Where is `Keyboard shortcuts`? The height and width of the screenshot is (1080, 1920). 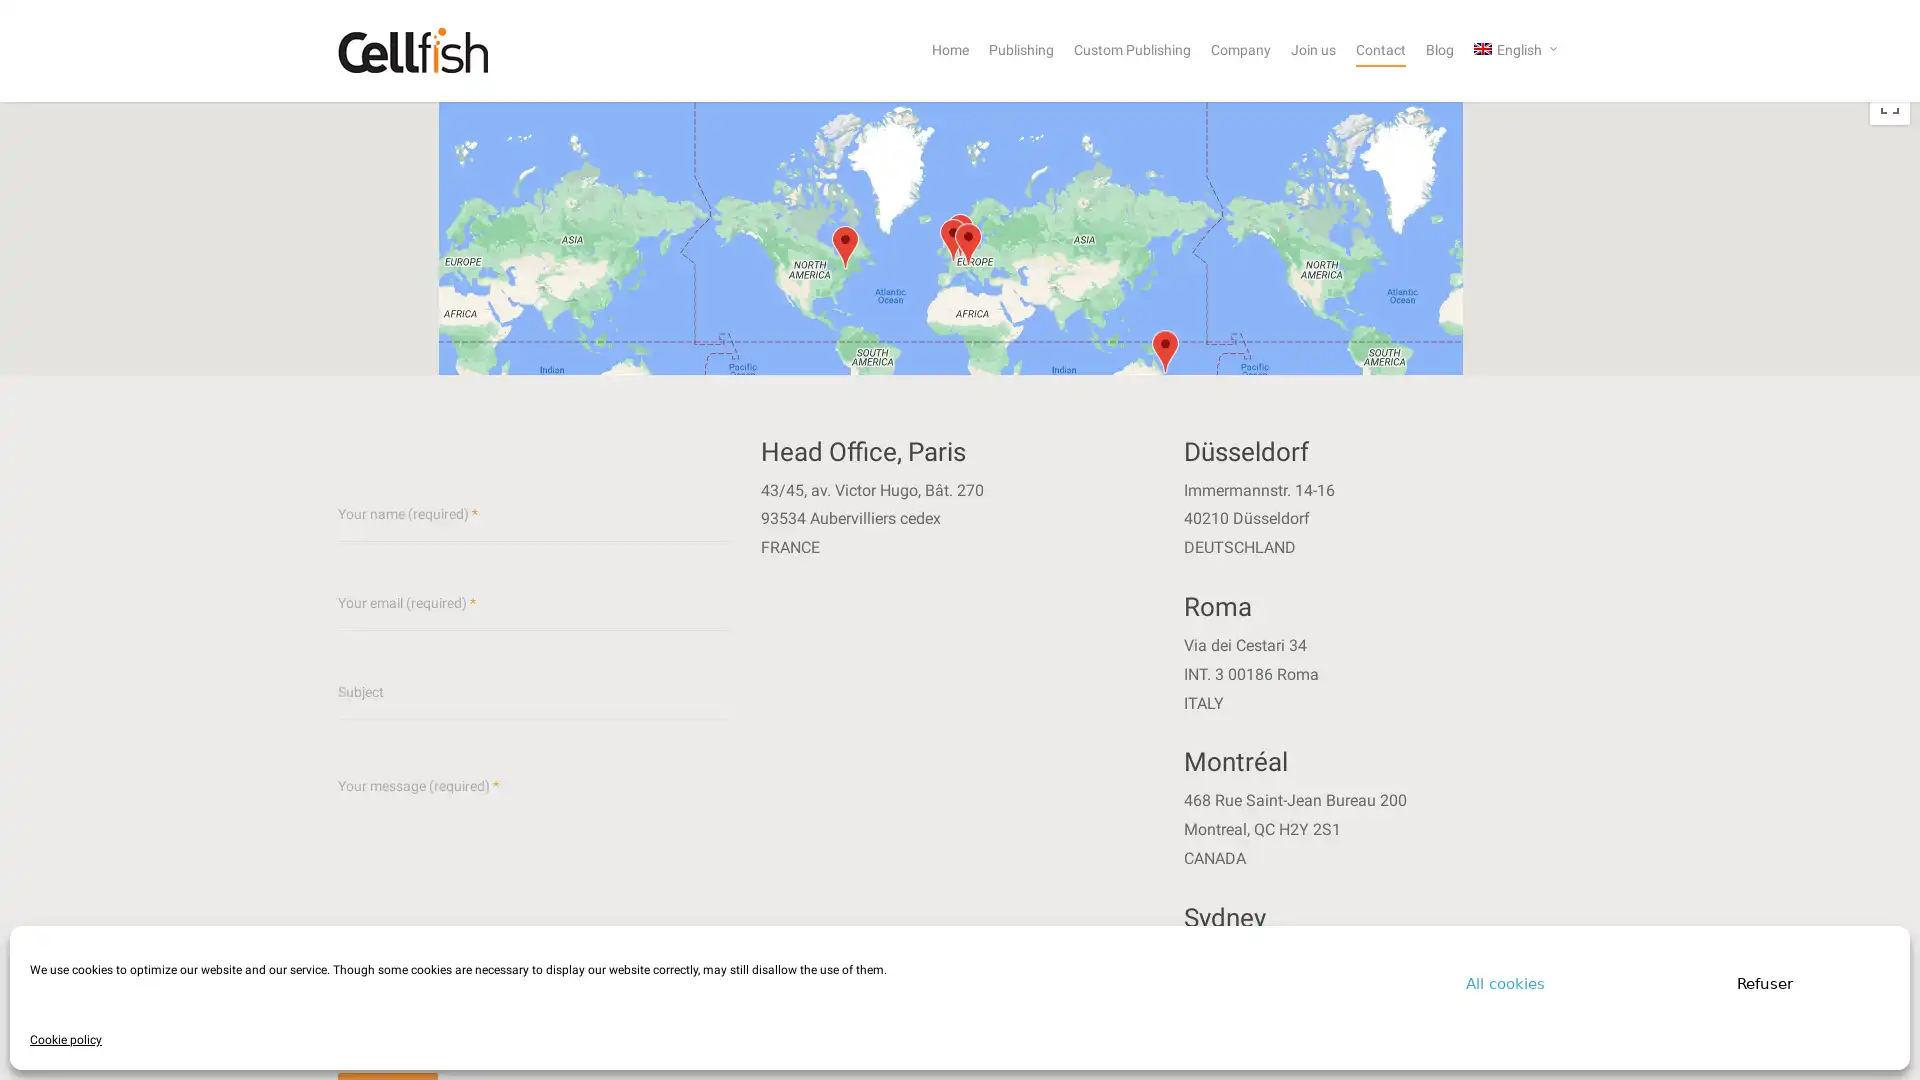
Keyboard shortcuts is located at coordinates (1713, 435).